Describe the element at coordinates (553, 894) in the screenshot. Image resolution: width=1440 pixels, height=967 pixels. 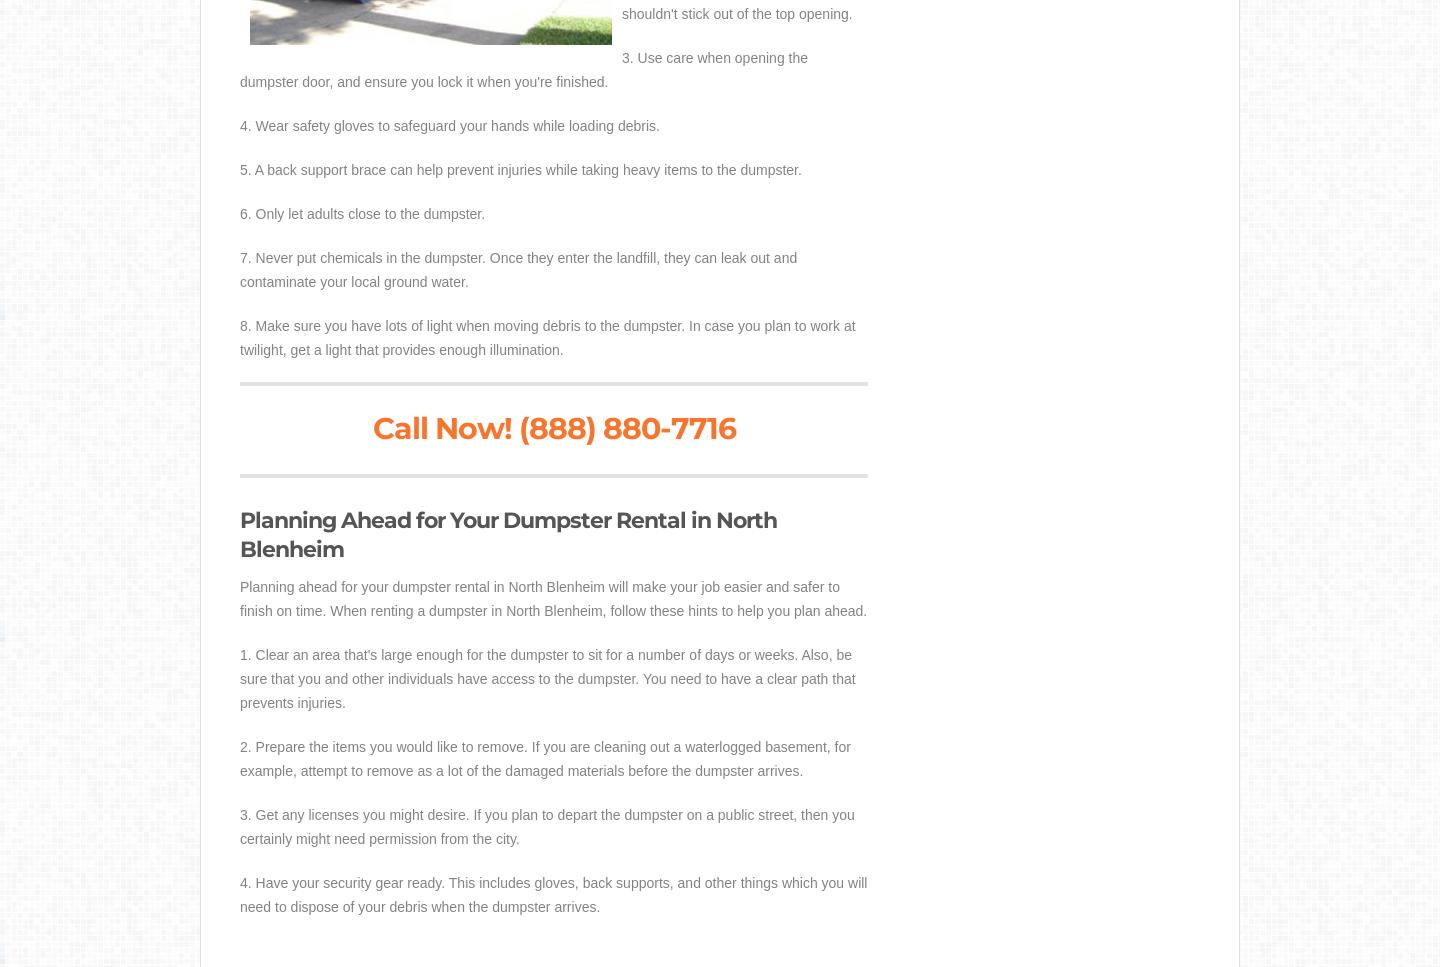
I see `'4. Have your security gear ready. This includes gloves, back supports, and other things which you will need to dispose of your debris when the dumpster arrives.'` at that location.